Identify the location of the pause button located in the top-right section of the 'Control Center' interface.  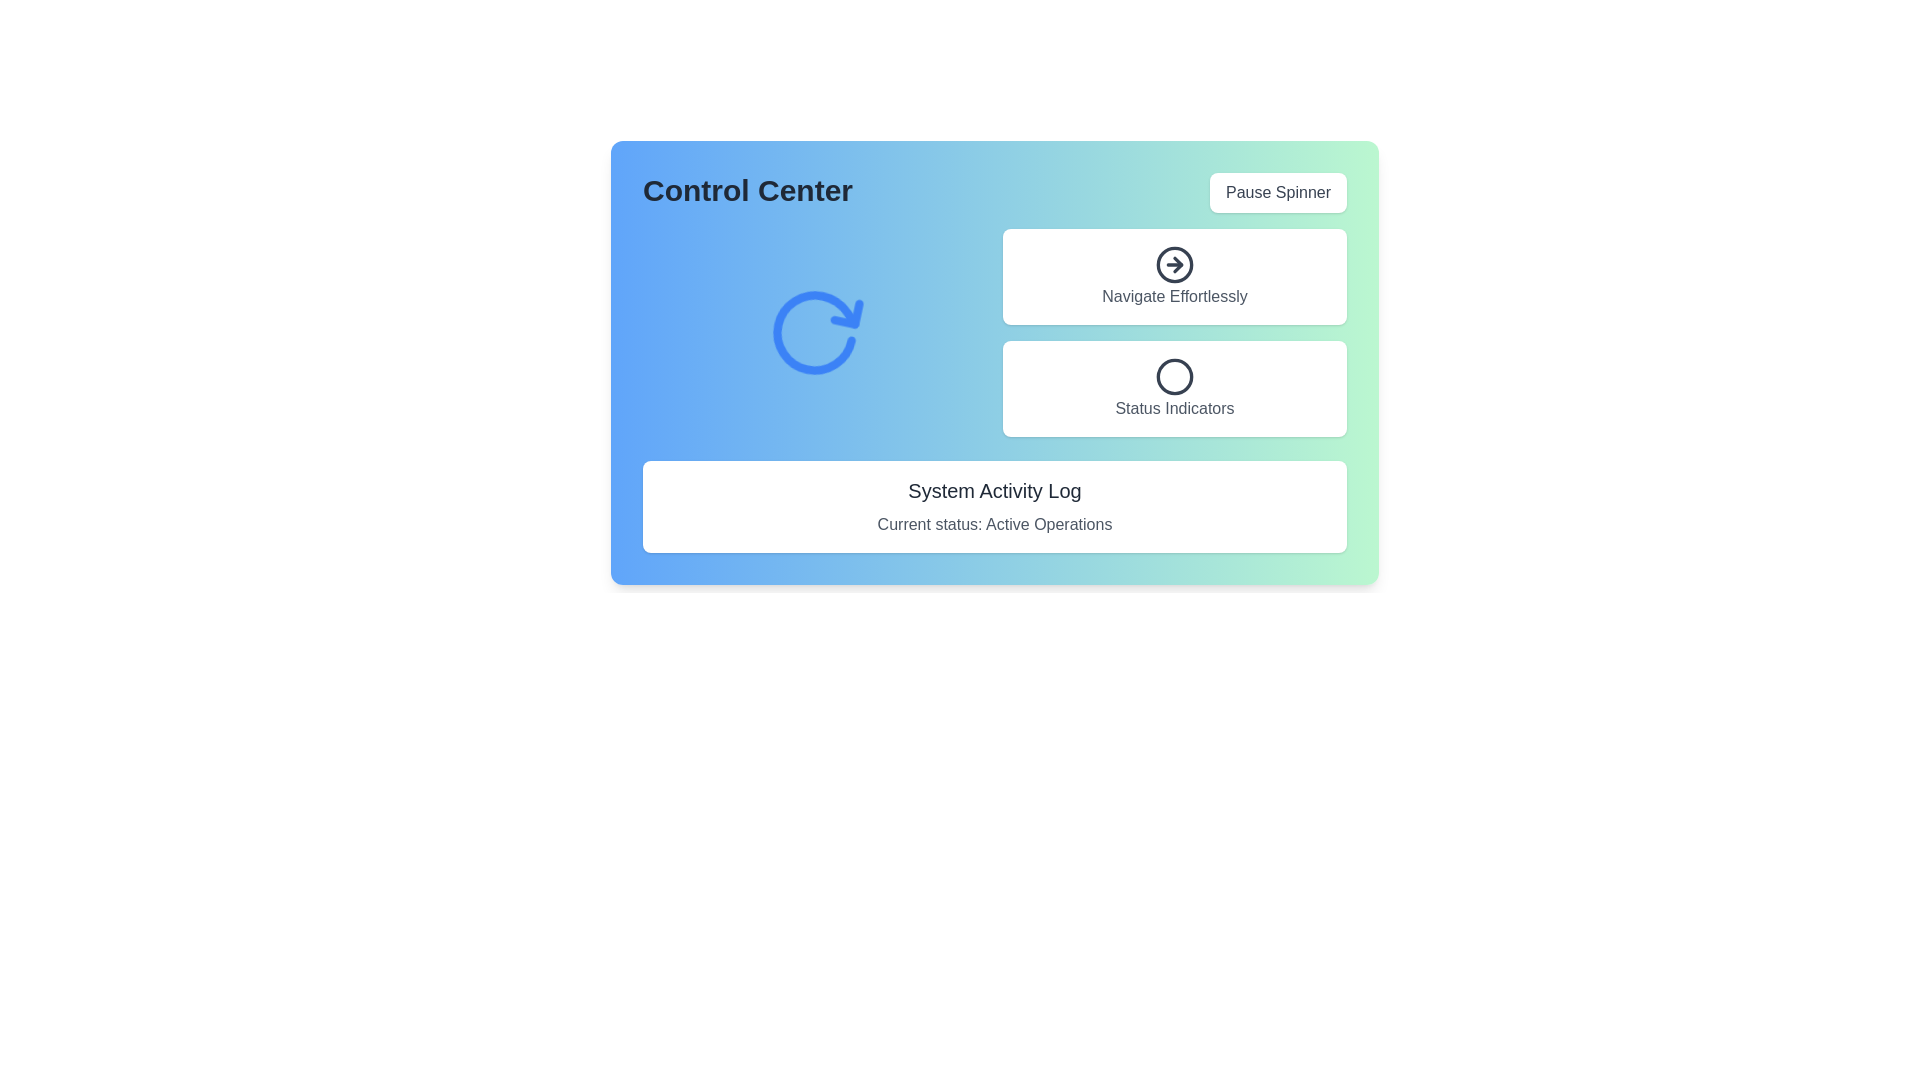
(1276, 192).